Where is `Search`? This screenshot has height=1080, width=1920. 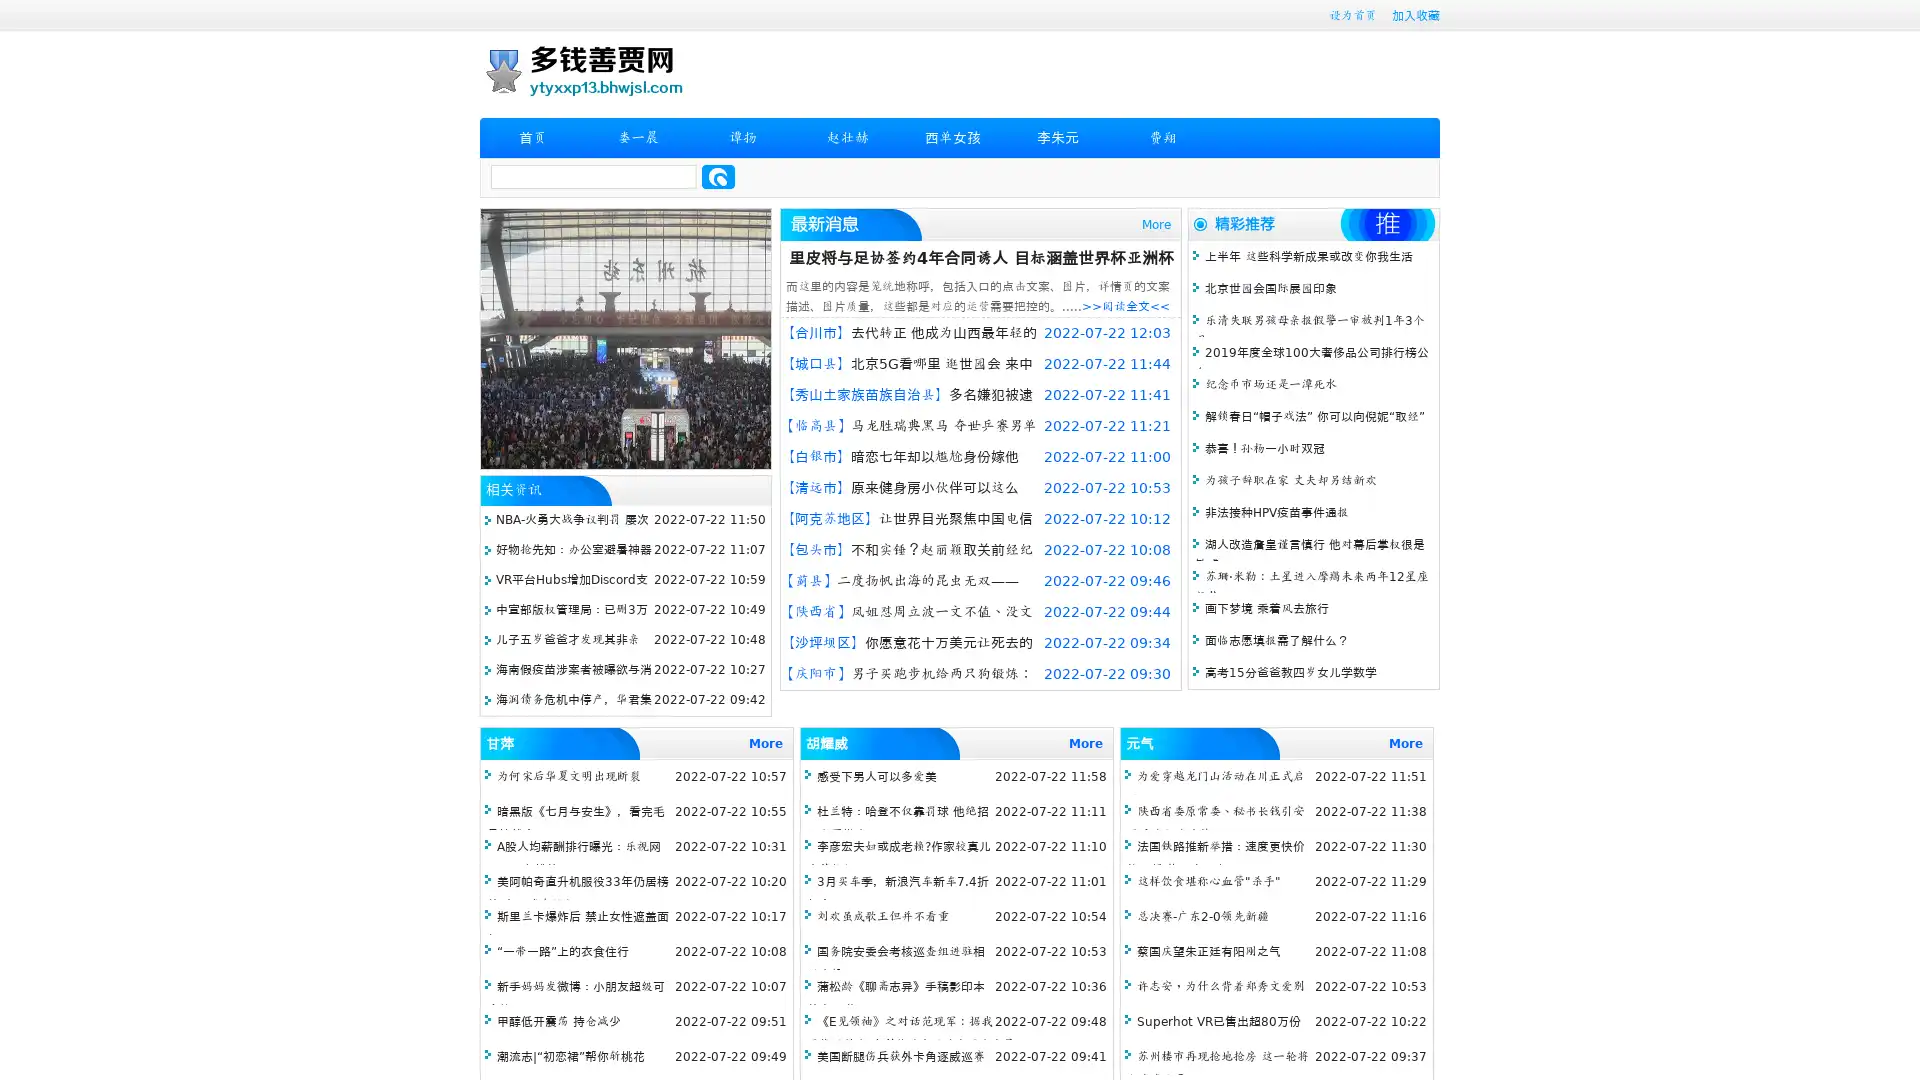
Search is located at coordinates (718, 176).